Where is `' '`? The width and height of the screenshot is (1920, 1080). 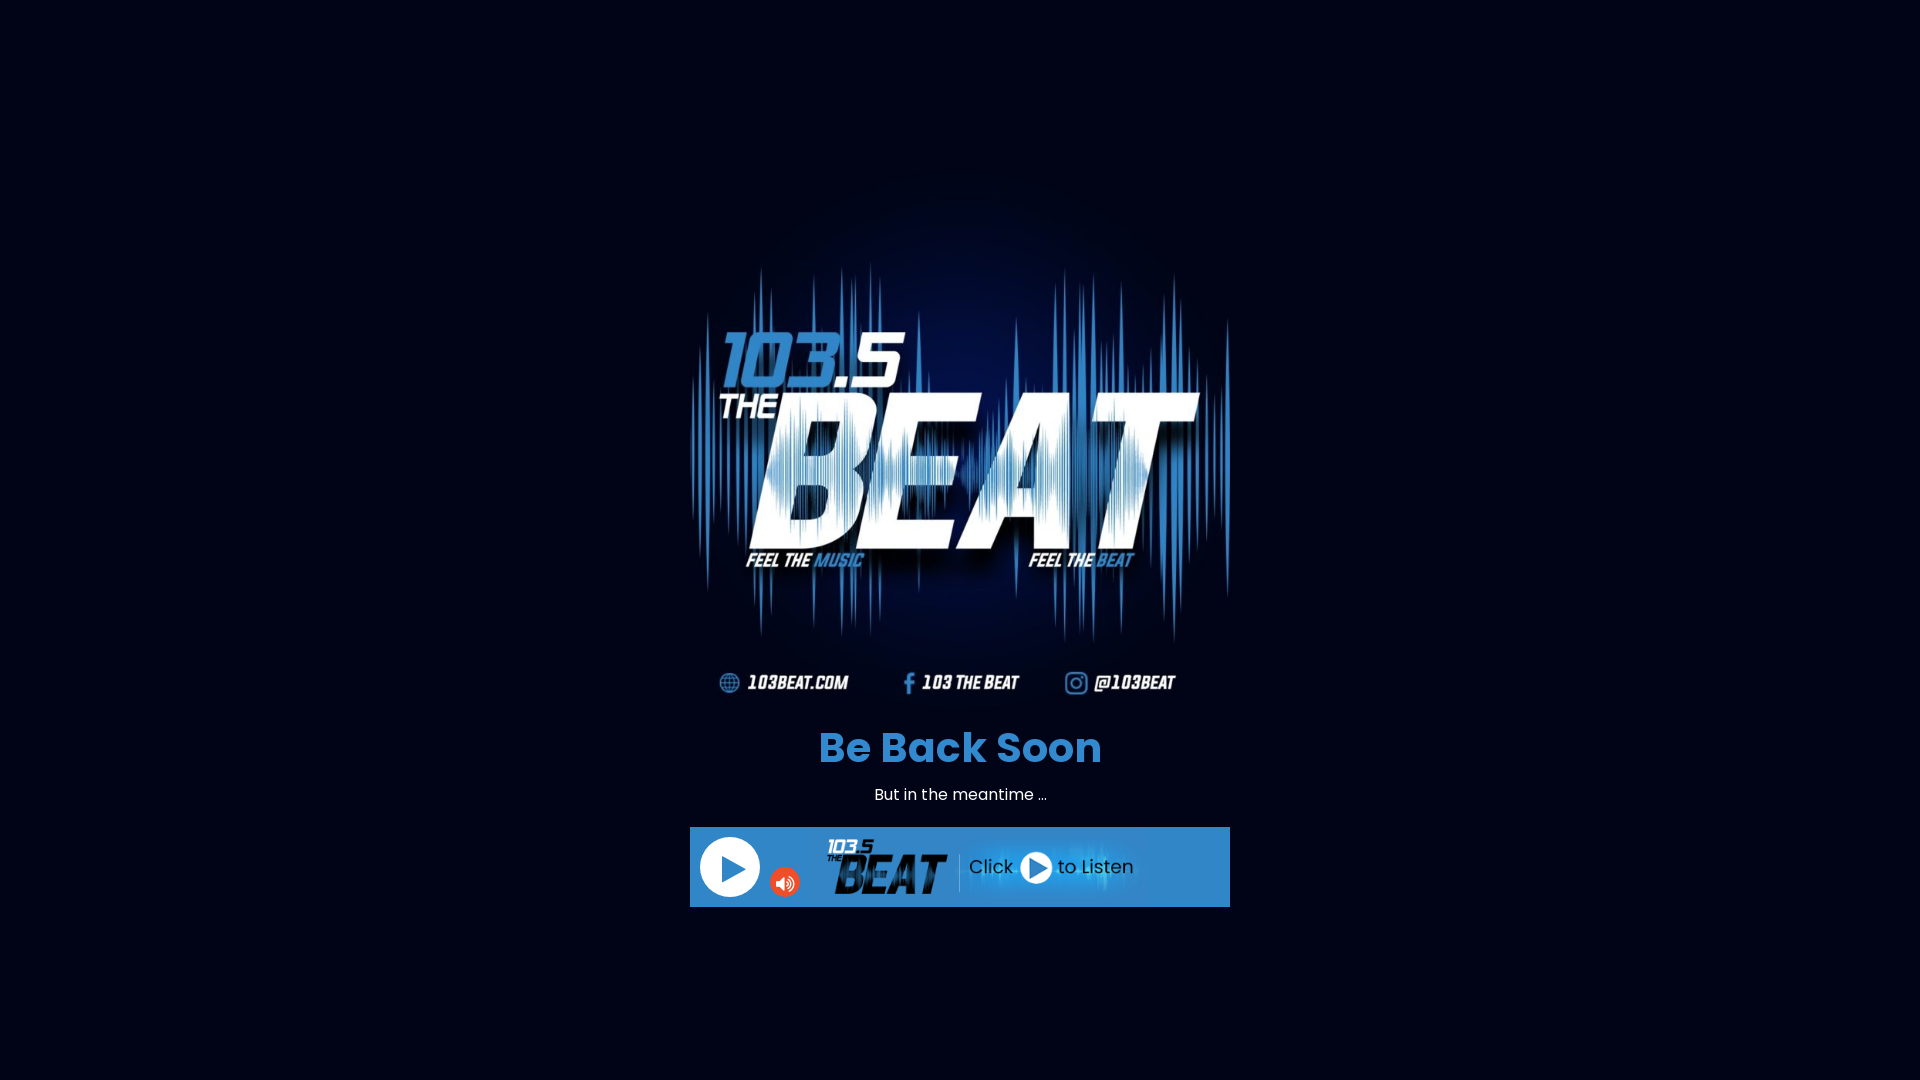
' ' is located at coordinates (700, 866).